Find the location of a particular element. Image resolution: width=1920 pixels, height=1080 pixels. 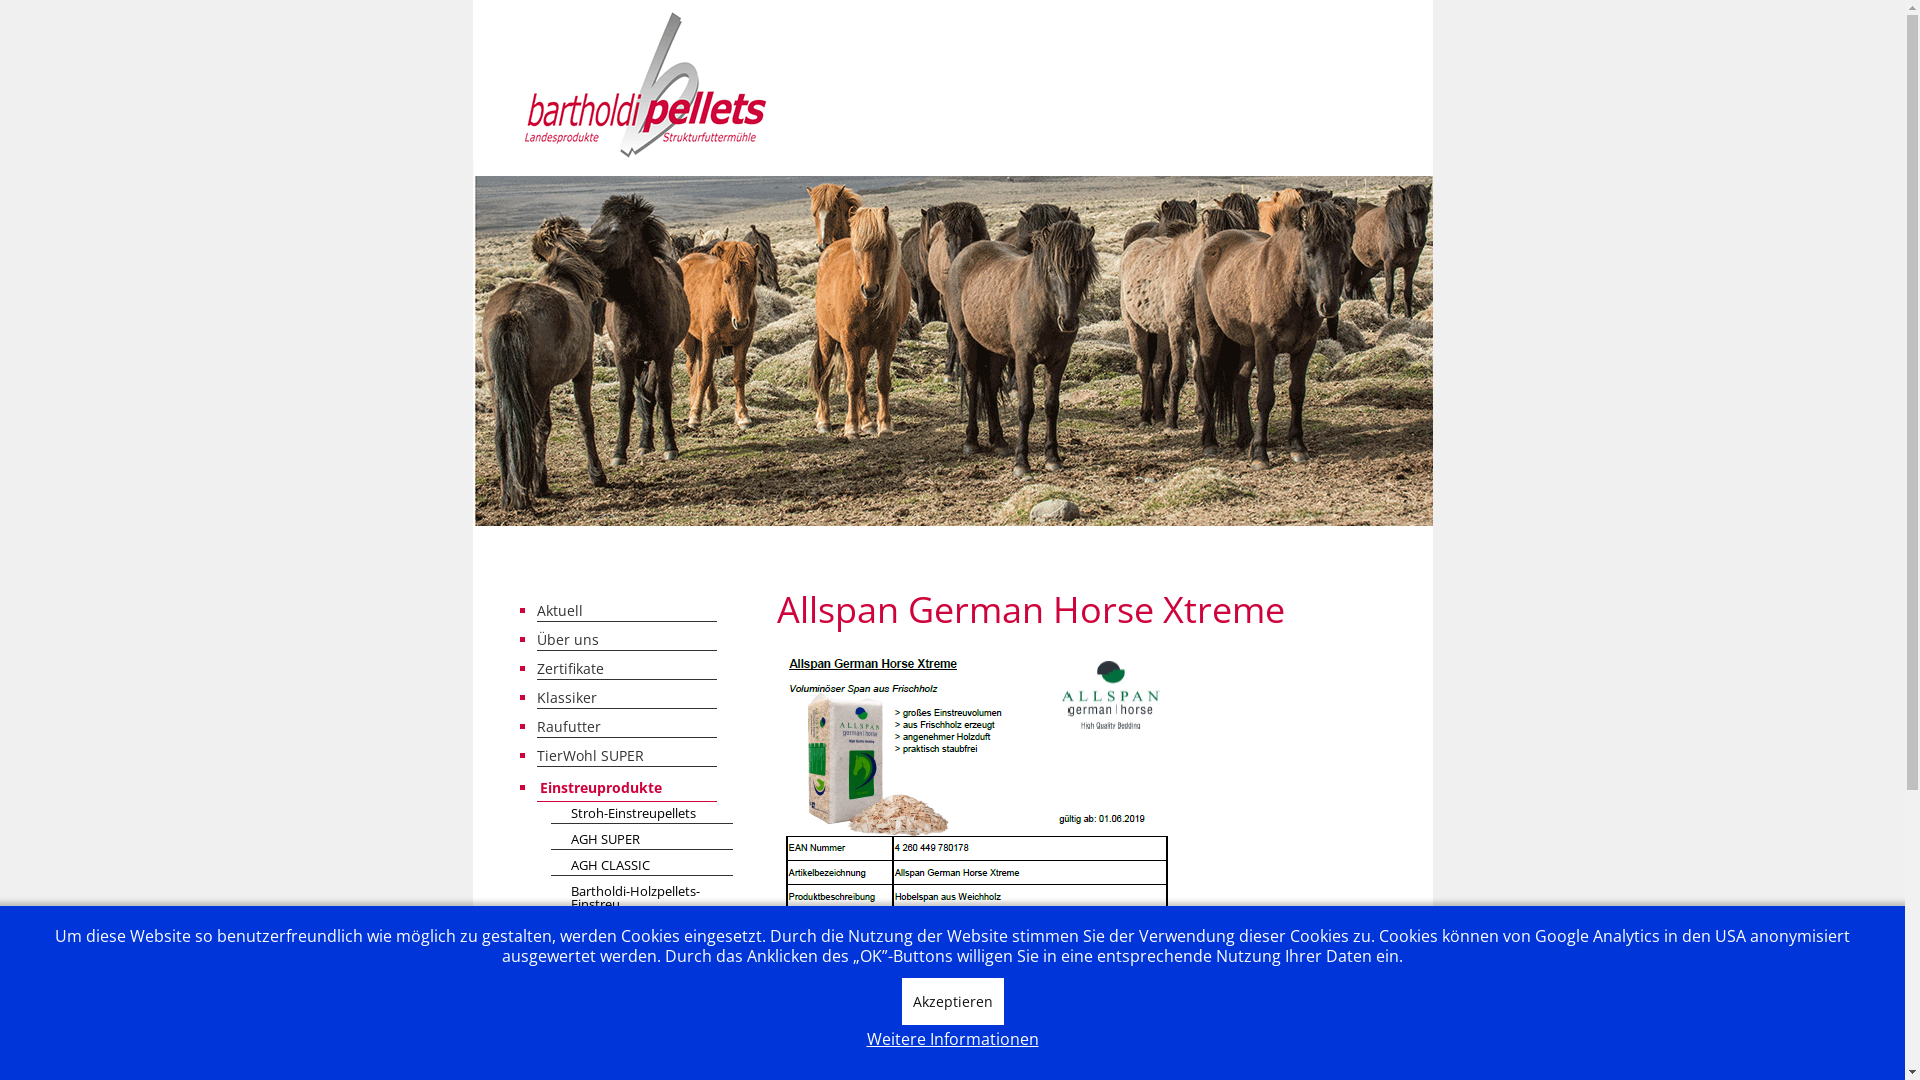

'Einstreuprodukte' is located at coordinates (536, 786).